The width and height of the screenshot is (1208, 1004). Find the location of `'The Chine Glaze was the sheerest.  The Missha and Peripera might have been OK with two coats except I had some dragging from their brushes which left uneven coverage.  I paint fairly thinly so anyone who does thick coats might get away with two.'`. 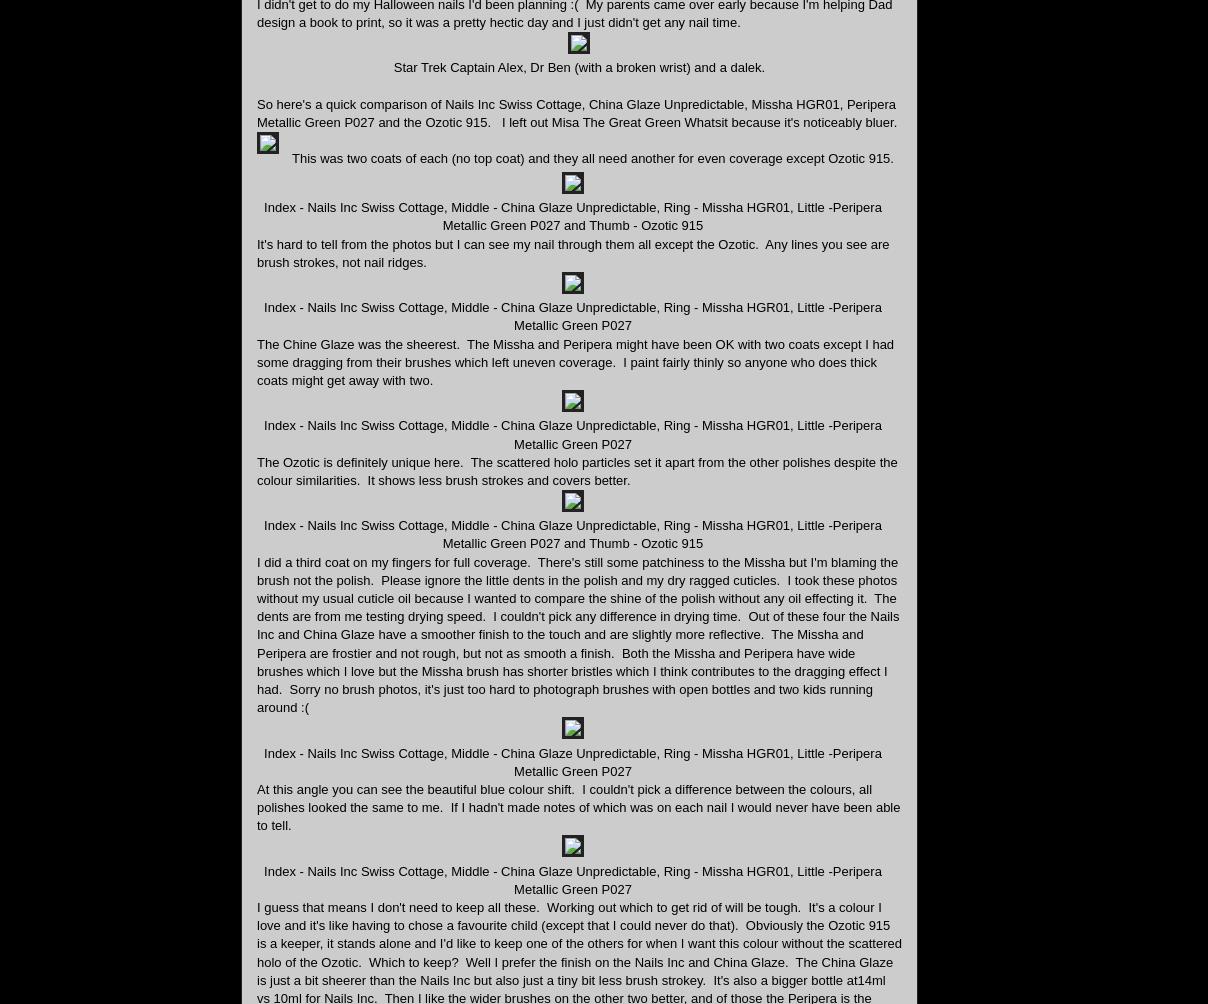

'The Chine Glaze was the sheerest.  The Missha and Peripera might have been OK with two coats except I had some dragging from their brushes which left uneven coverage.  I paint fairly thinly so anyone who does thick coats might get away with two.' is located at coordinates (575, 361).